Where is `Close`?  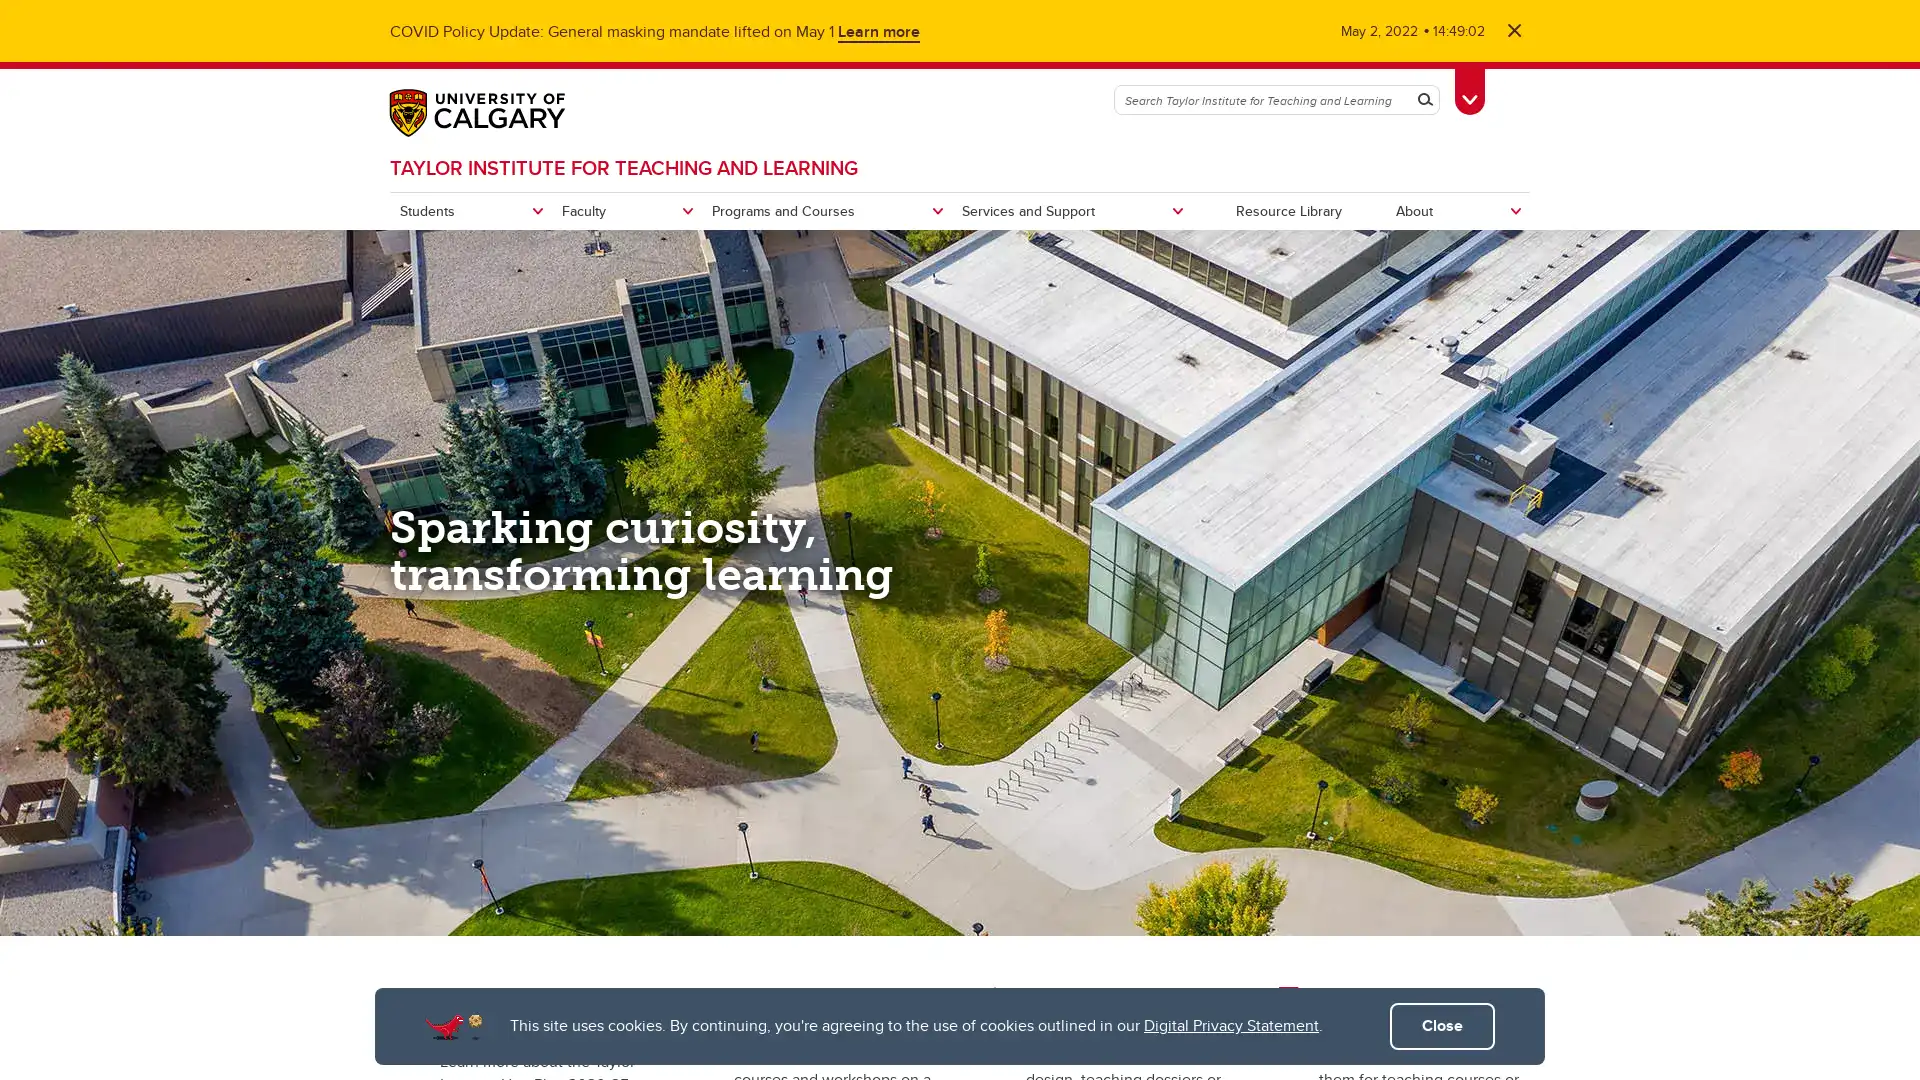
Close is located at coordinates (1442, 1026).